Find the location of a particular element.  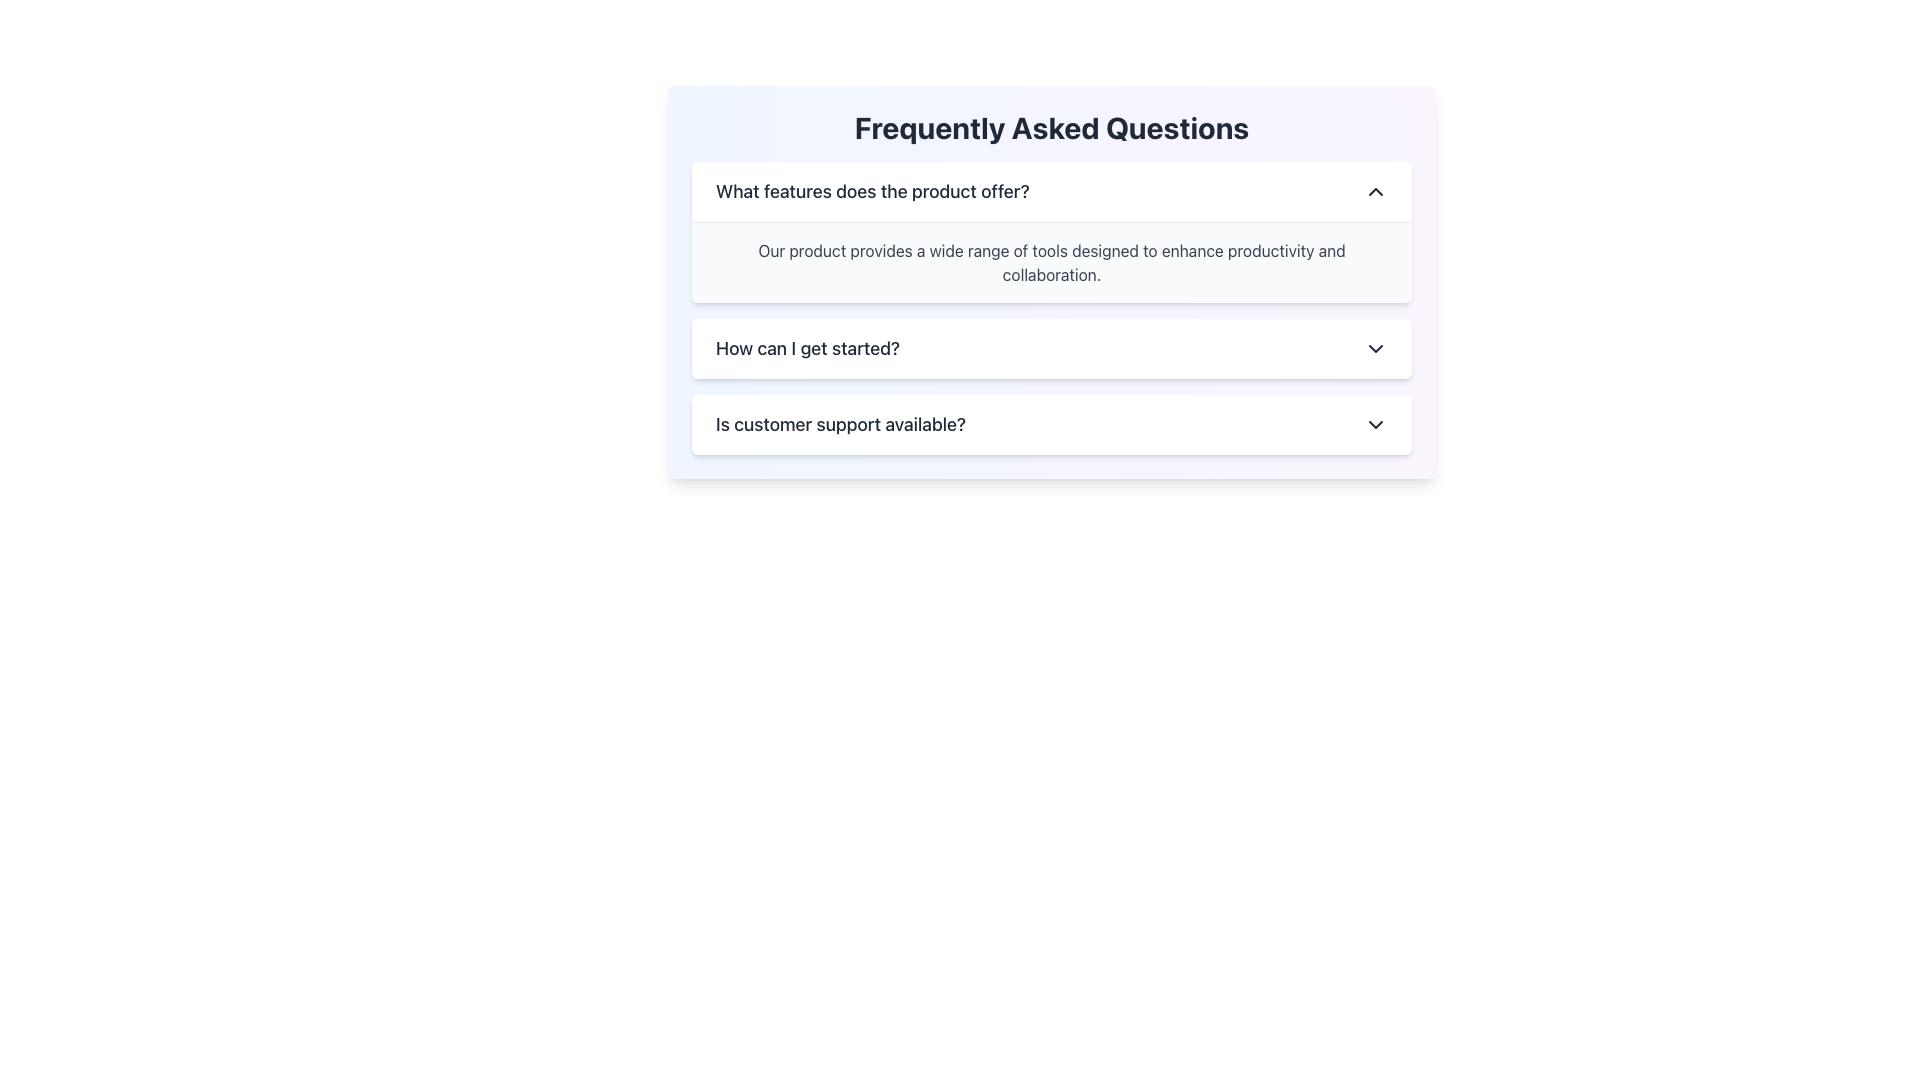

the text label displaying 'What features does the product offer?', which is a medium-sized, bold dark gray header in the FAQ section is located at coordinates (872, 192).